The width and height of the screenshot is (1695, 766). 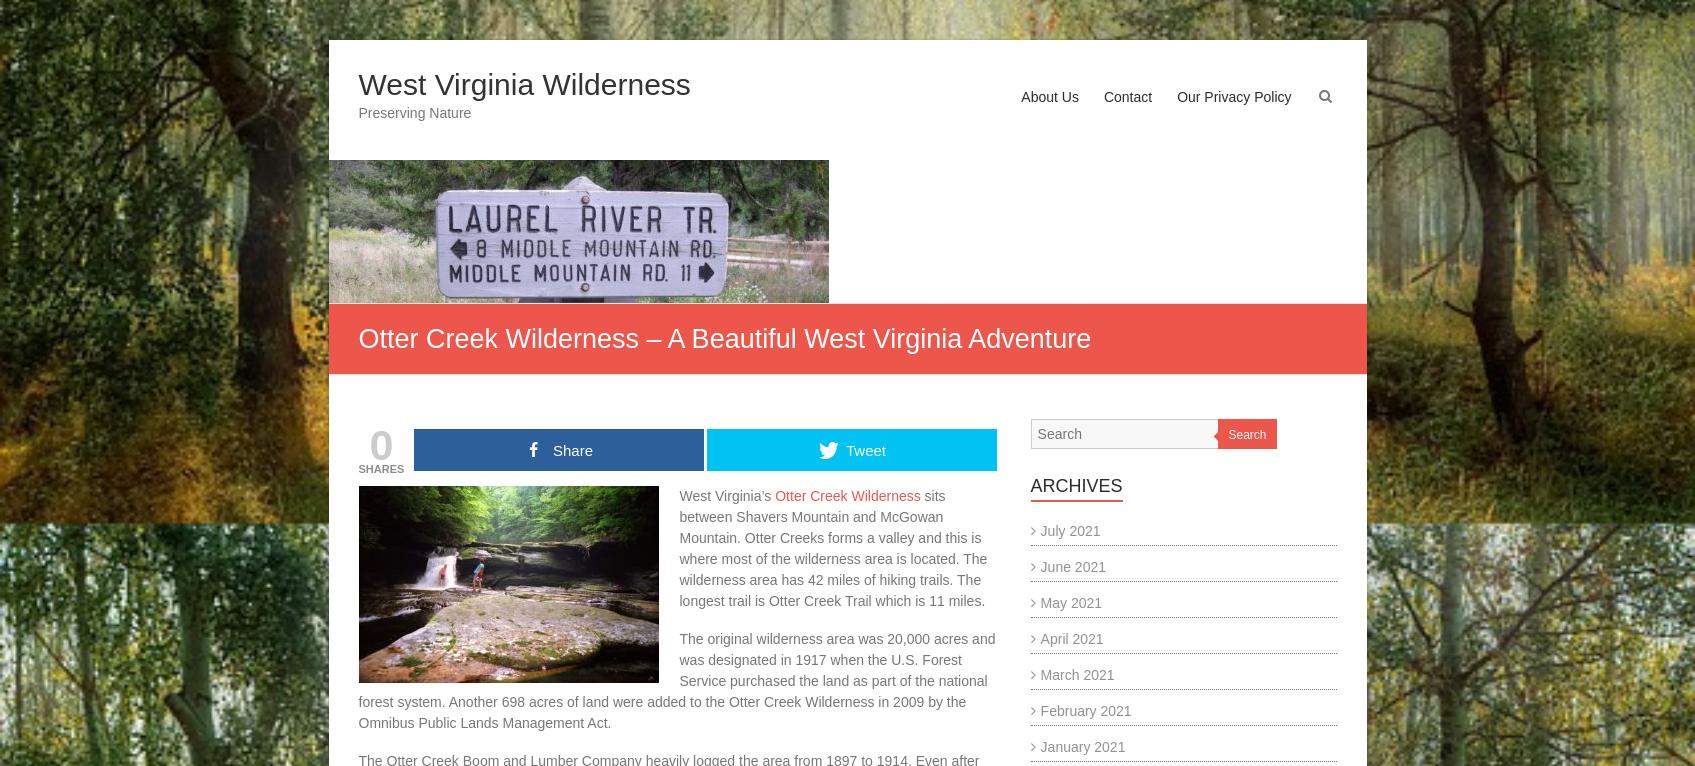 I want to click on 'West Virginia Wilderness', so click(x=523, y=83).